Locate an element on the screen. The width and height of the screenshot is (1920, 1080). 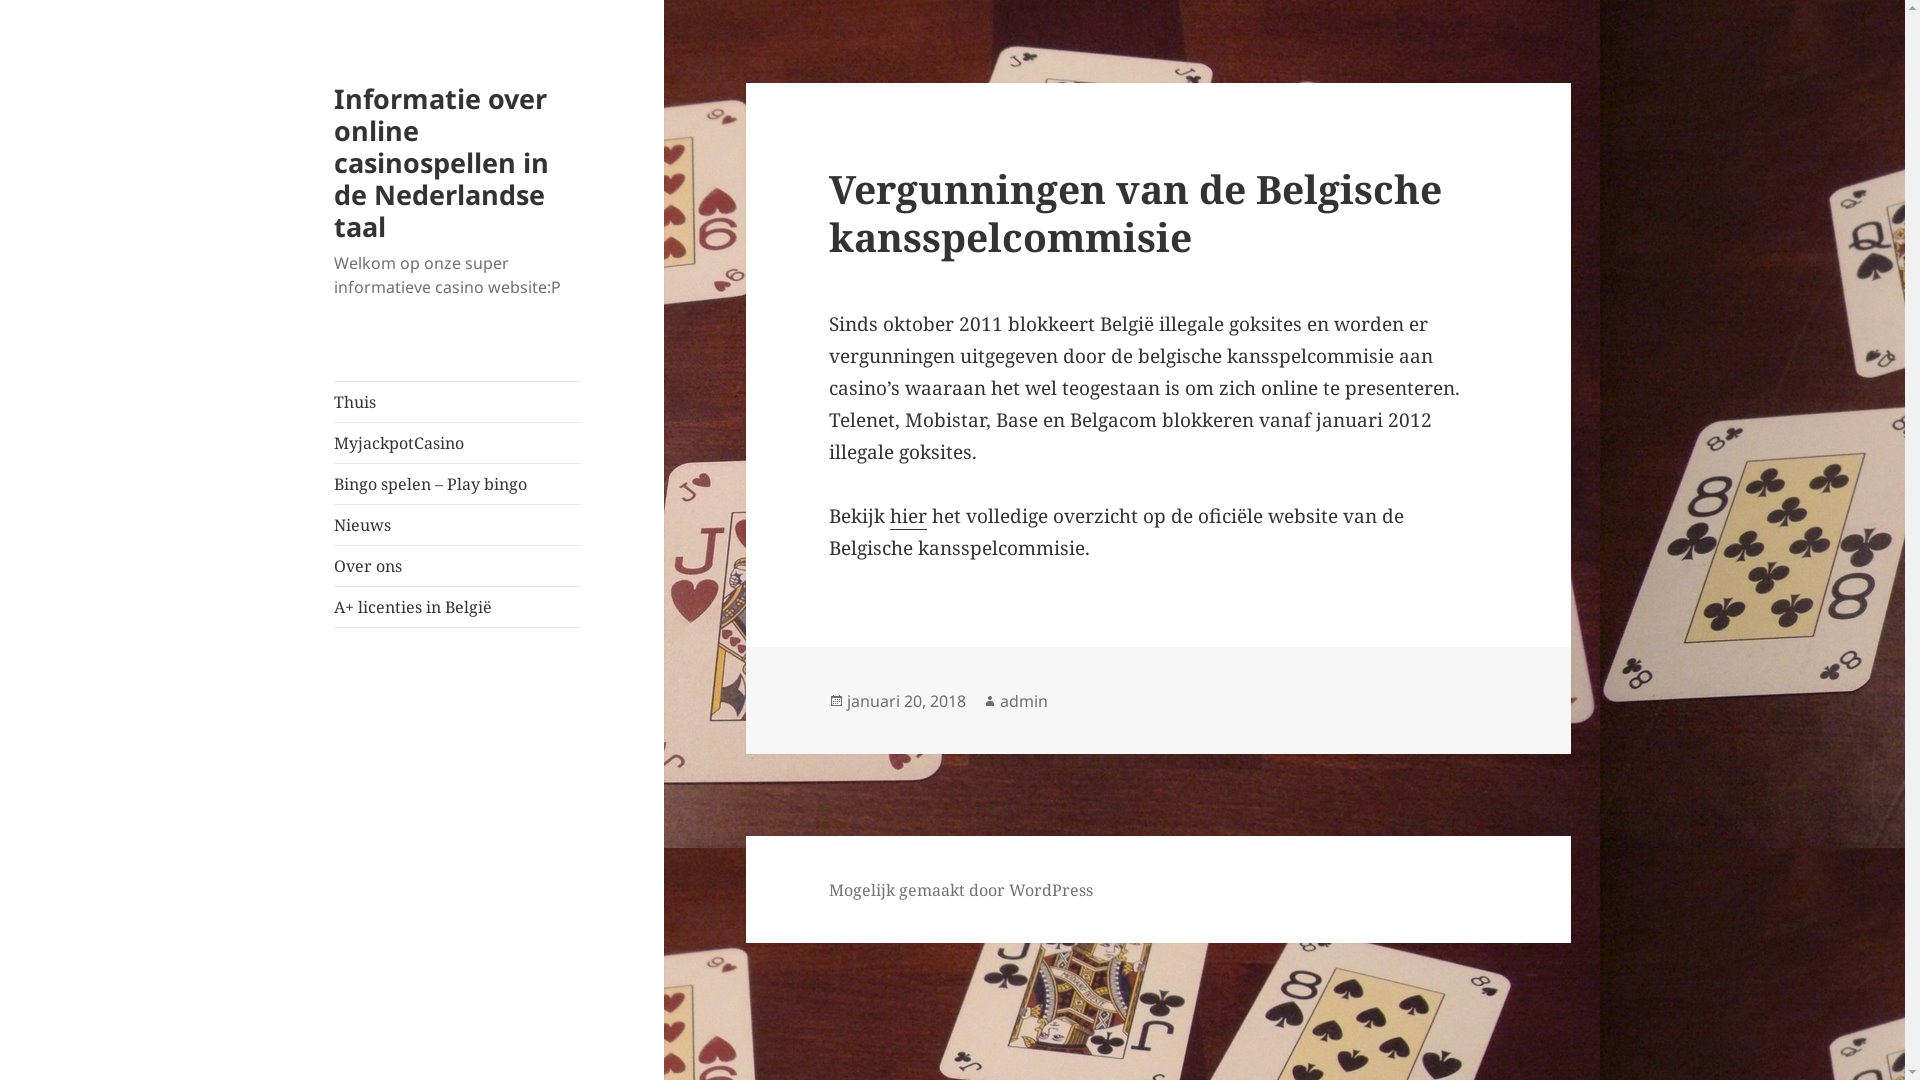
'Thuis' is located at coordinates (456, 401).